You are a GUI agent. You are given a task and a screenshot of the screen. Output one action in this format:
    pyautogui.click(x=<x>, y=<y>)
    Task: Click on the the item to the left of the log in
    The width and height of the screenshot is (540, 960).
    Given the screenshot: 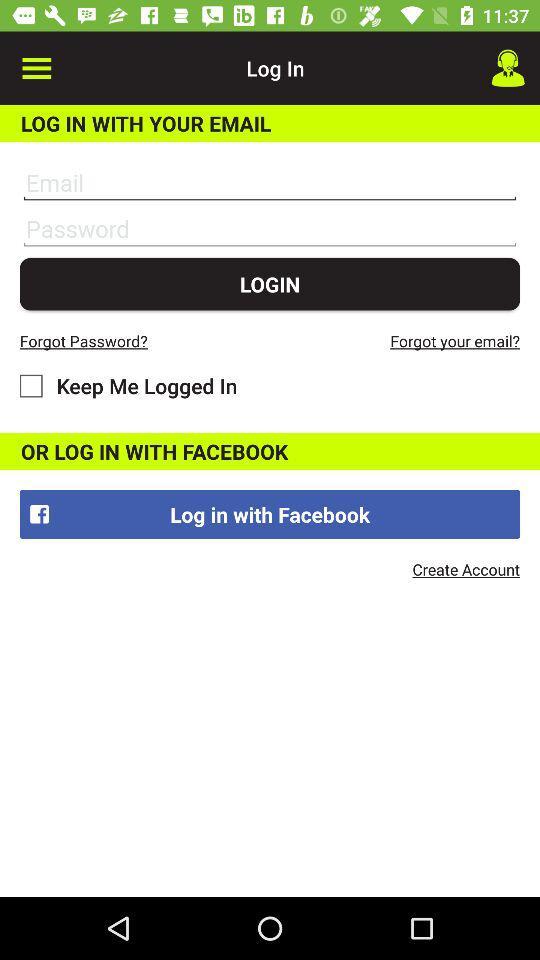 What is the action you would take?
    pyautogui.click(x=36, y=68)
    